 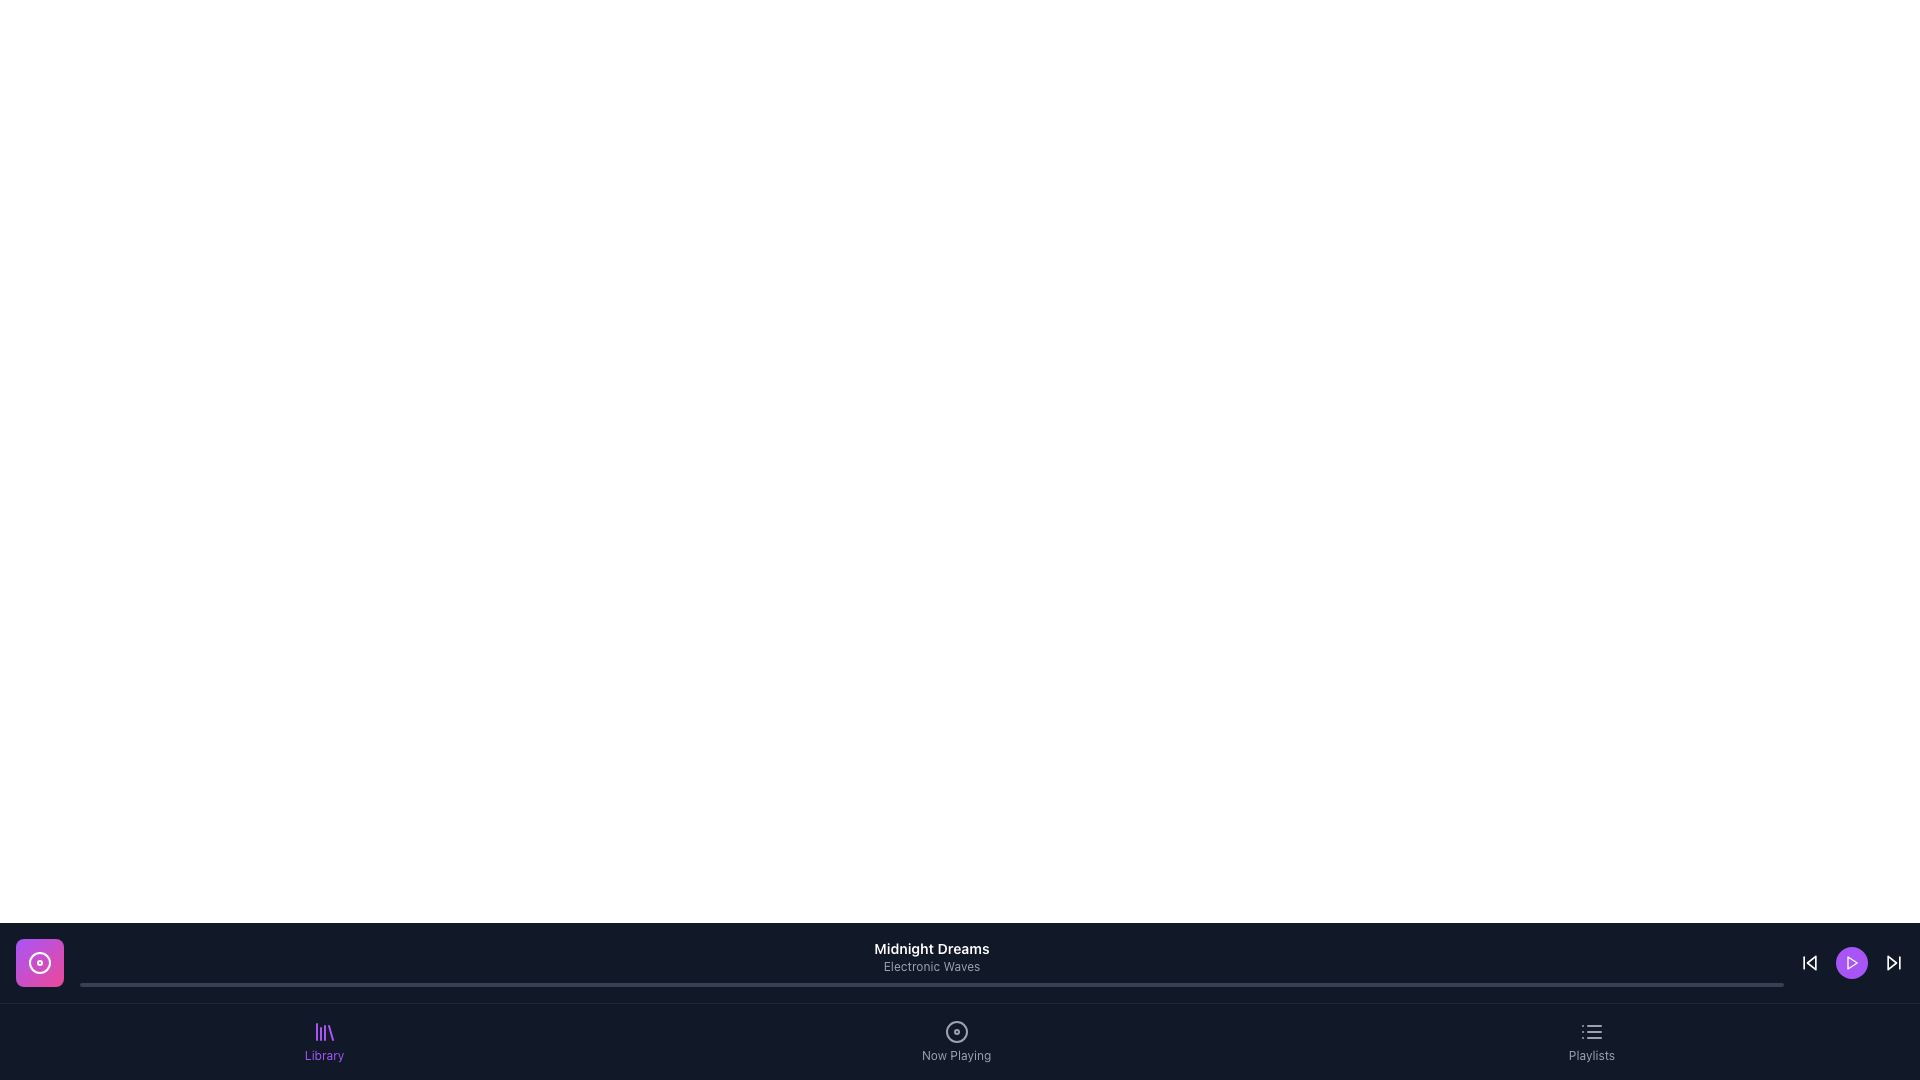 I want to click on the triangular icon pointing to the right located in the bottom-right corner of the control bar, so click(x=1890, y=962).